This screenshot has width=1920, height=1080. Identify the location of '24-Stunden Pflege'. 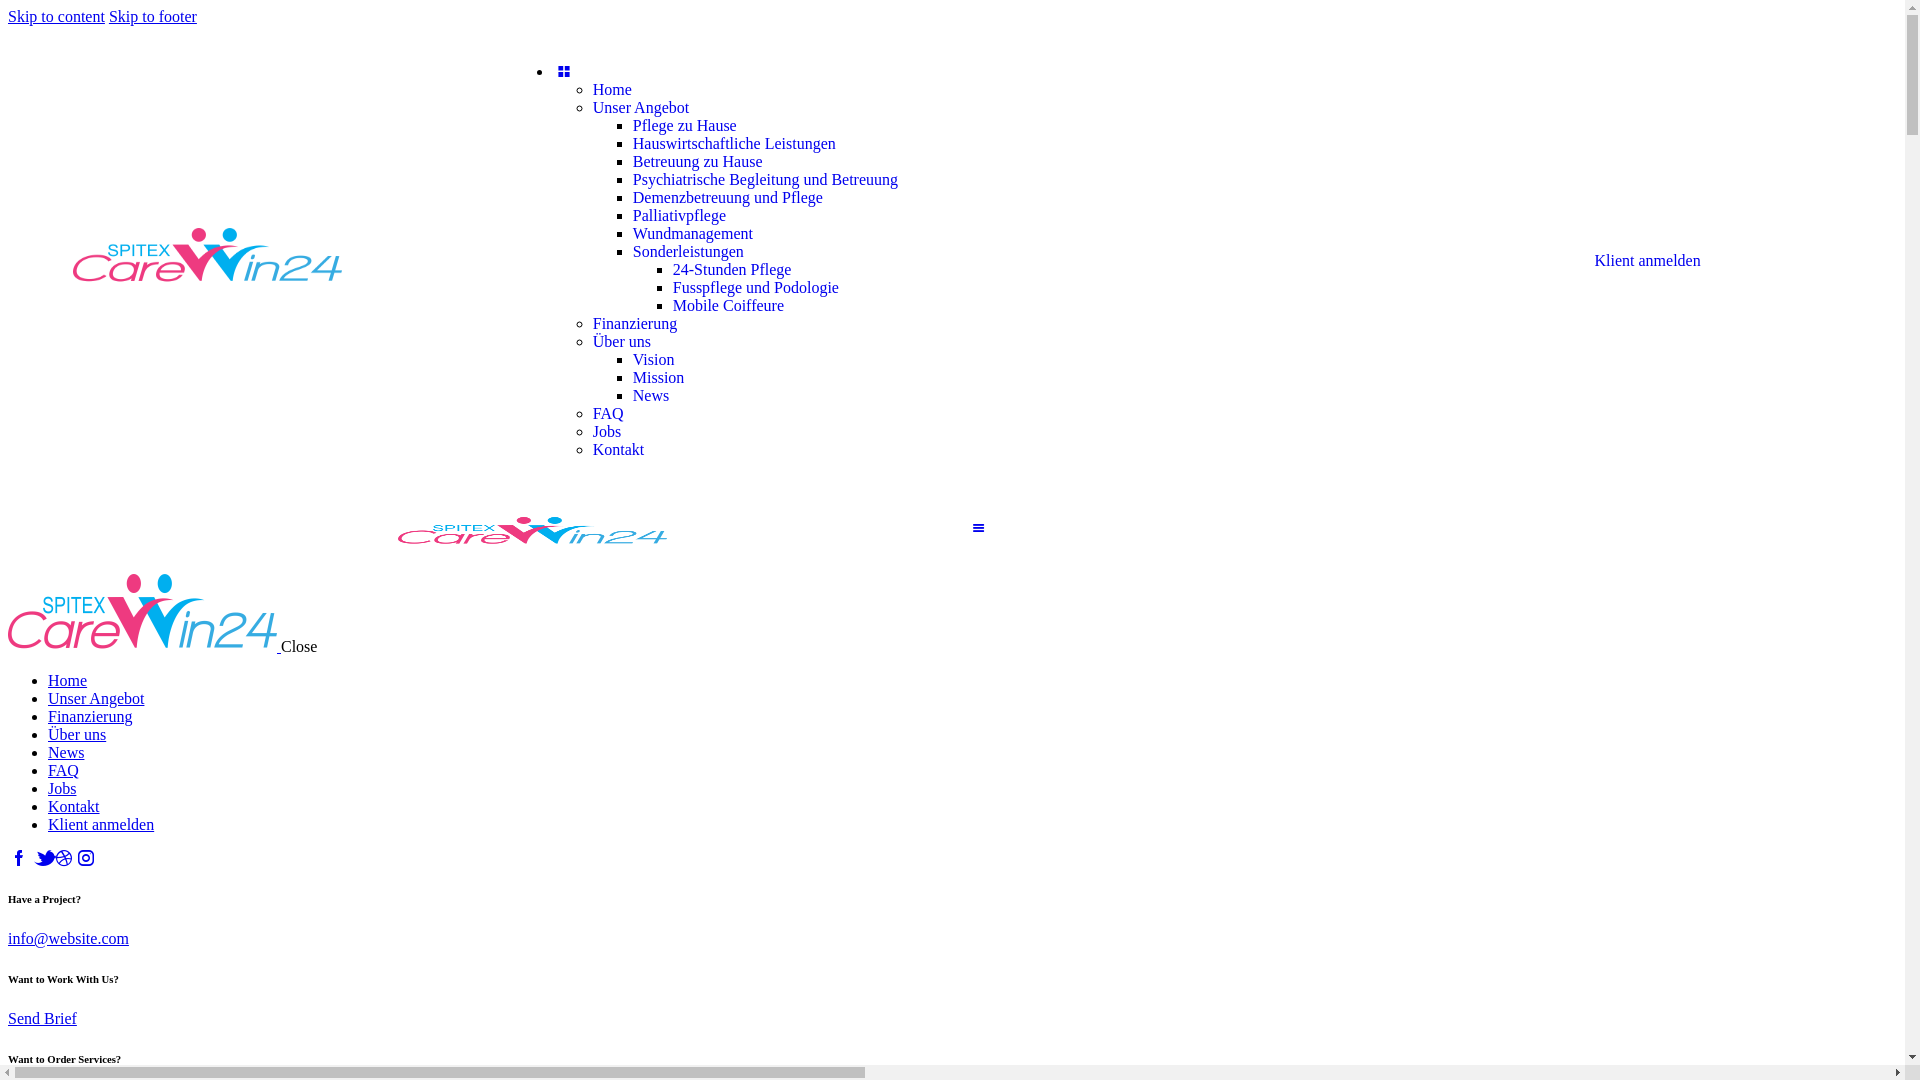
(731, 268).